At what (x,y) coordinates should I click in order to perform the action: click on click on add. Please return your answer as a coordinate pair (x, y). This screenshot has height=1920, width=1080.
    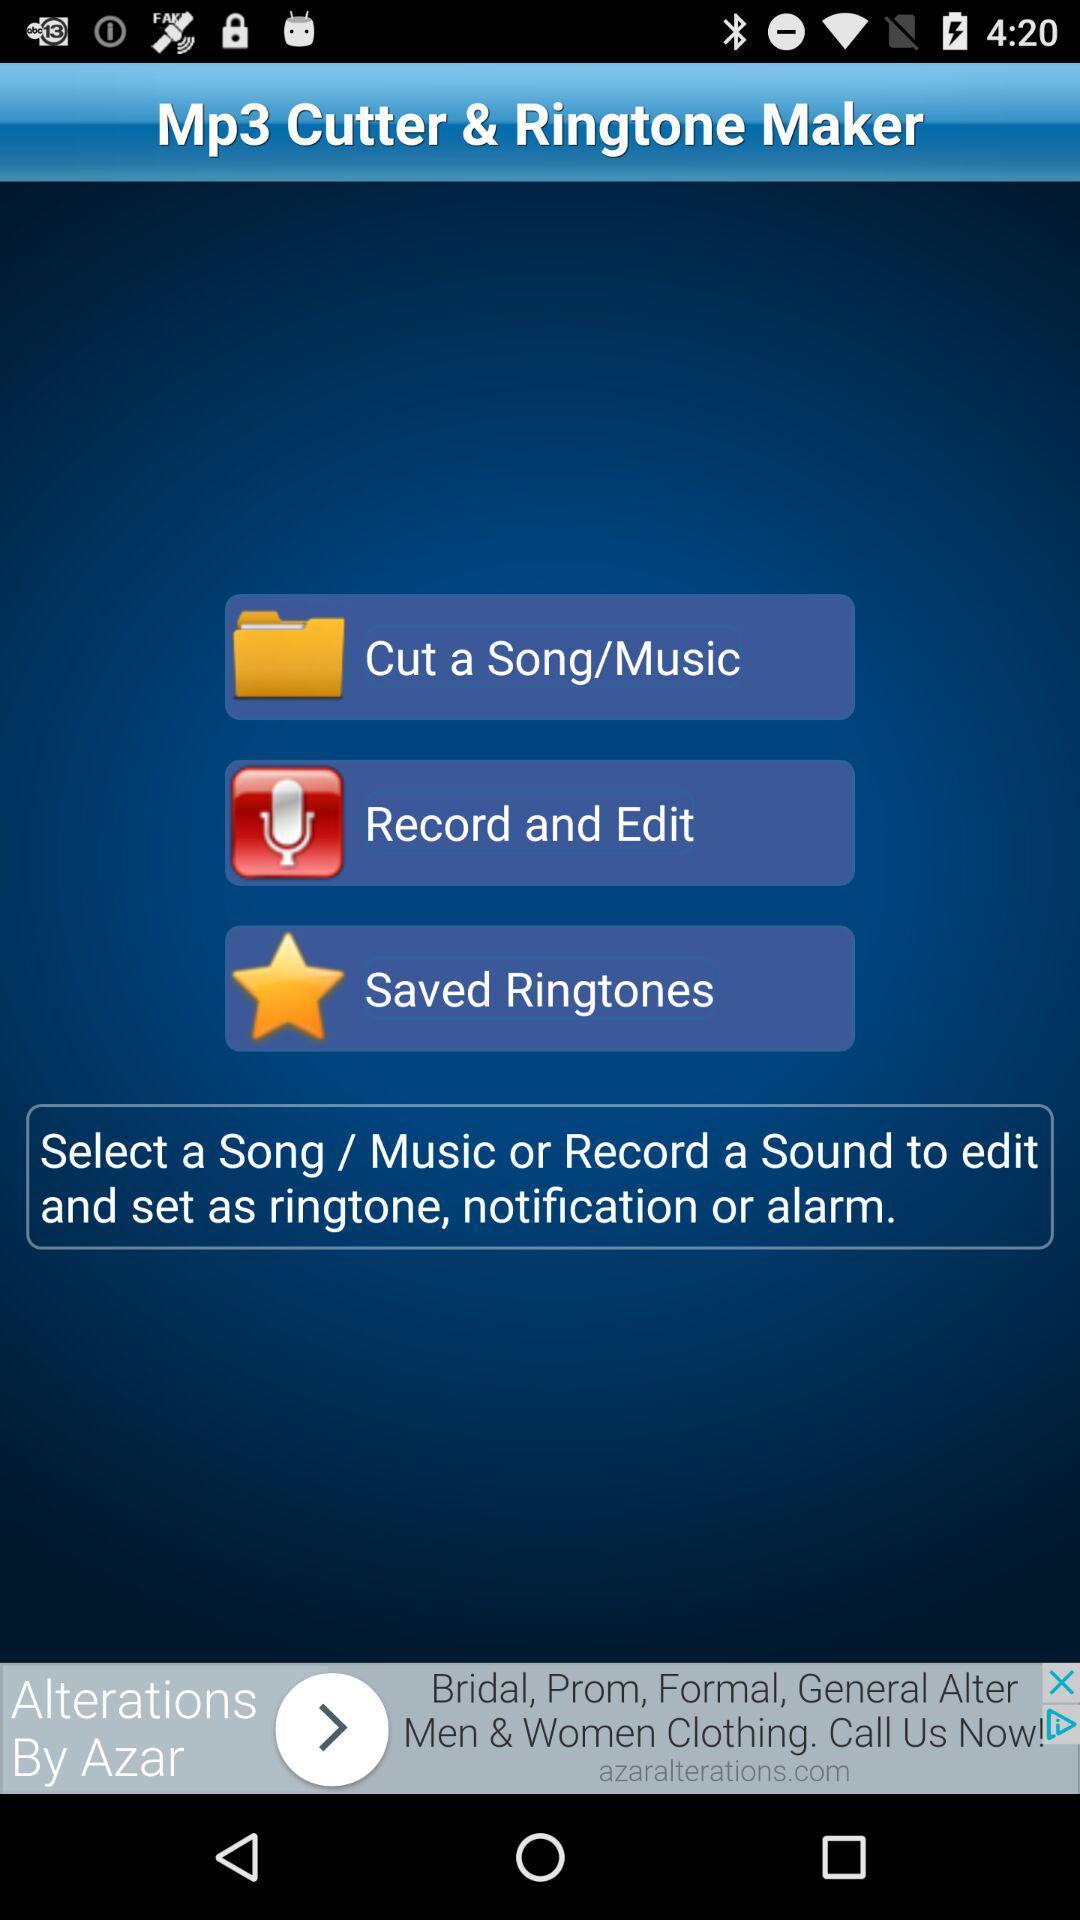
    Looking at the image, I should click on (540, 1727).